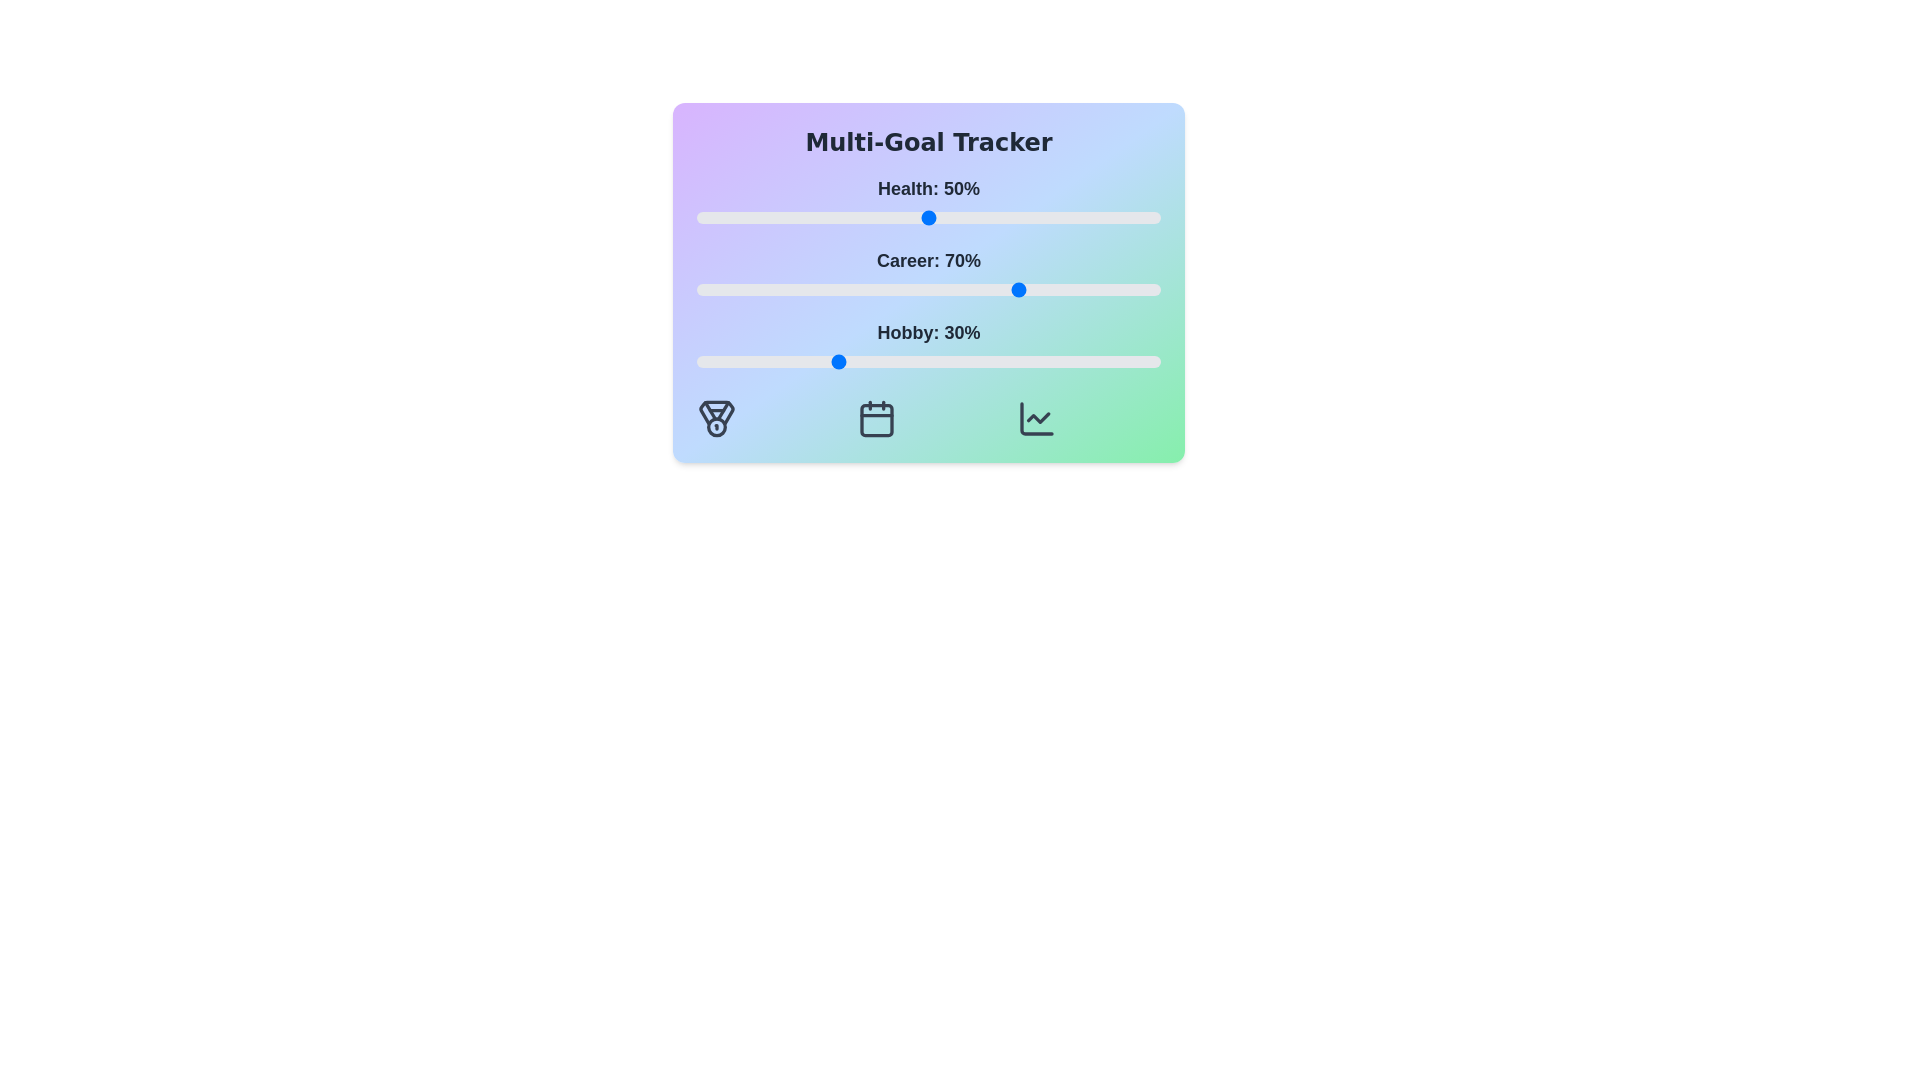 The image size is (1920, 1080). Describe the element at coordinates (1036, 418) in the screenshot. I see `the 'Chart' icon` at that location.